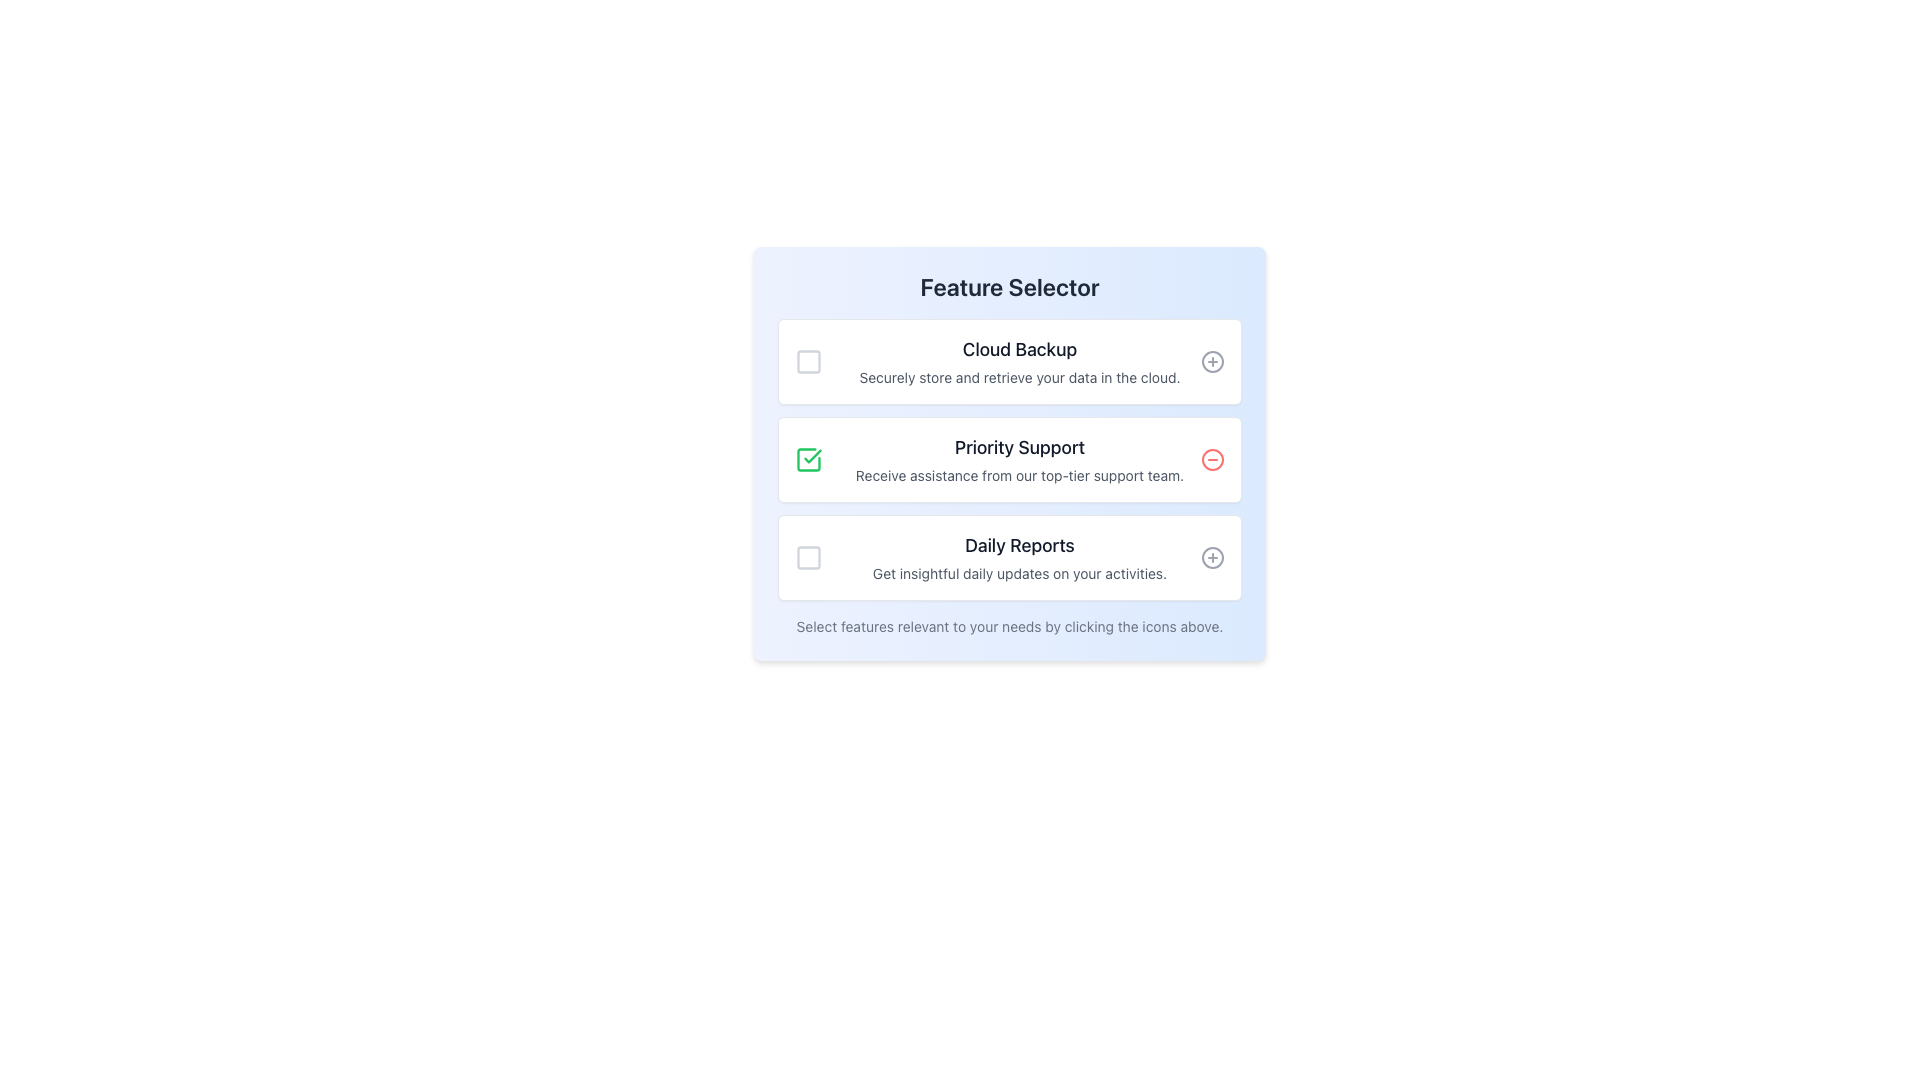  Describe the element at coordinates (1019, 574) in the screenshot. I see `the text label providing information about the 'Daily Reports' feature, located below the 'Daily Reports' title` at that location.